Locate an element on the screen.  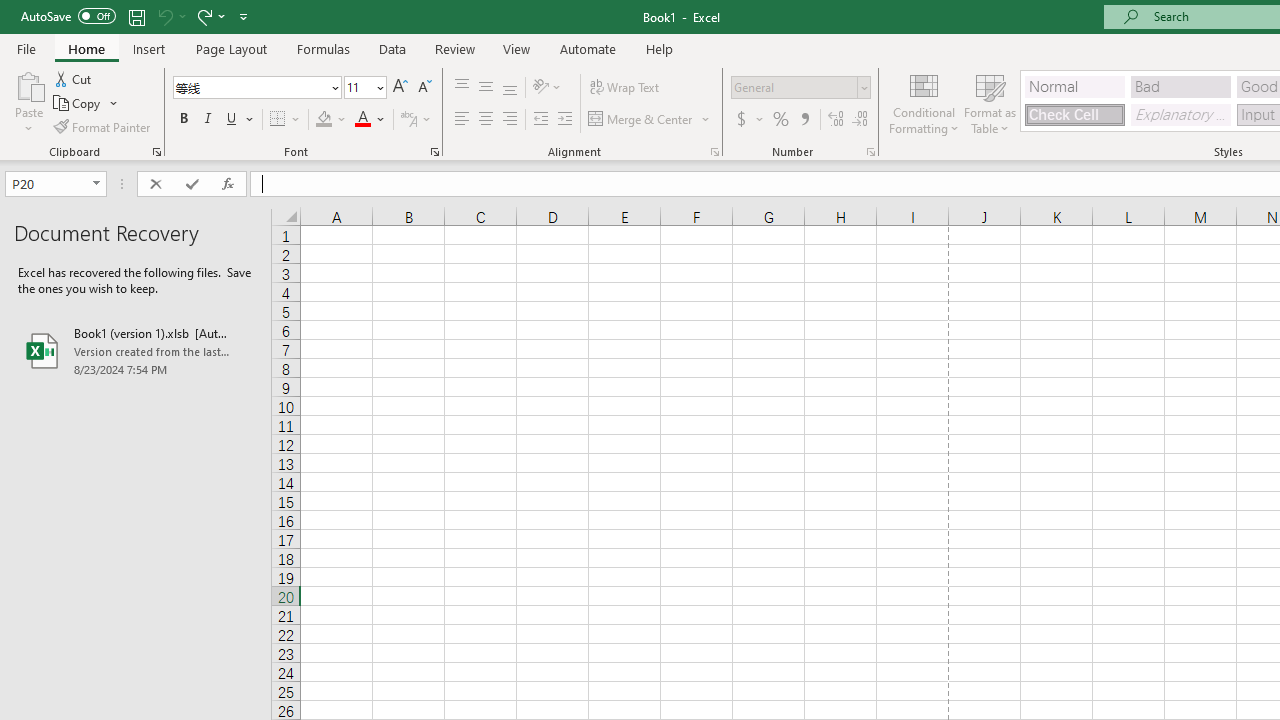
'Font' is located at coordinates (249, 86).